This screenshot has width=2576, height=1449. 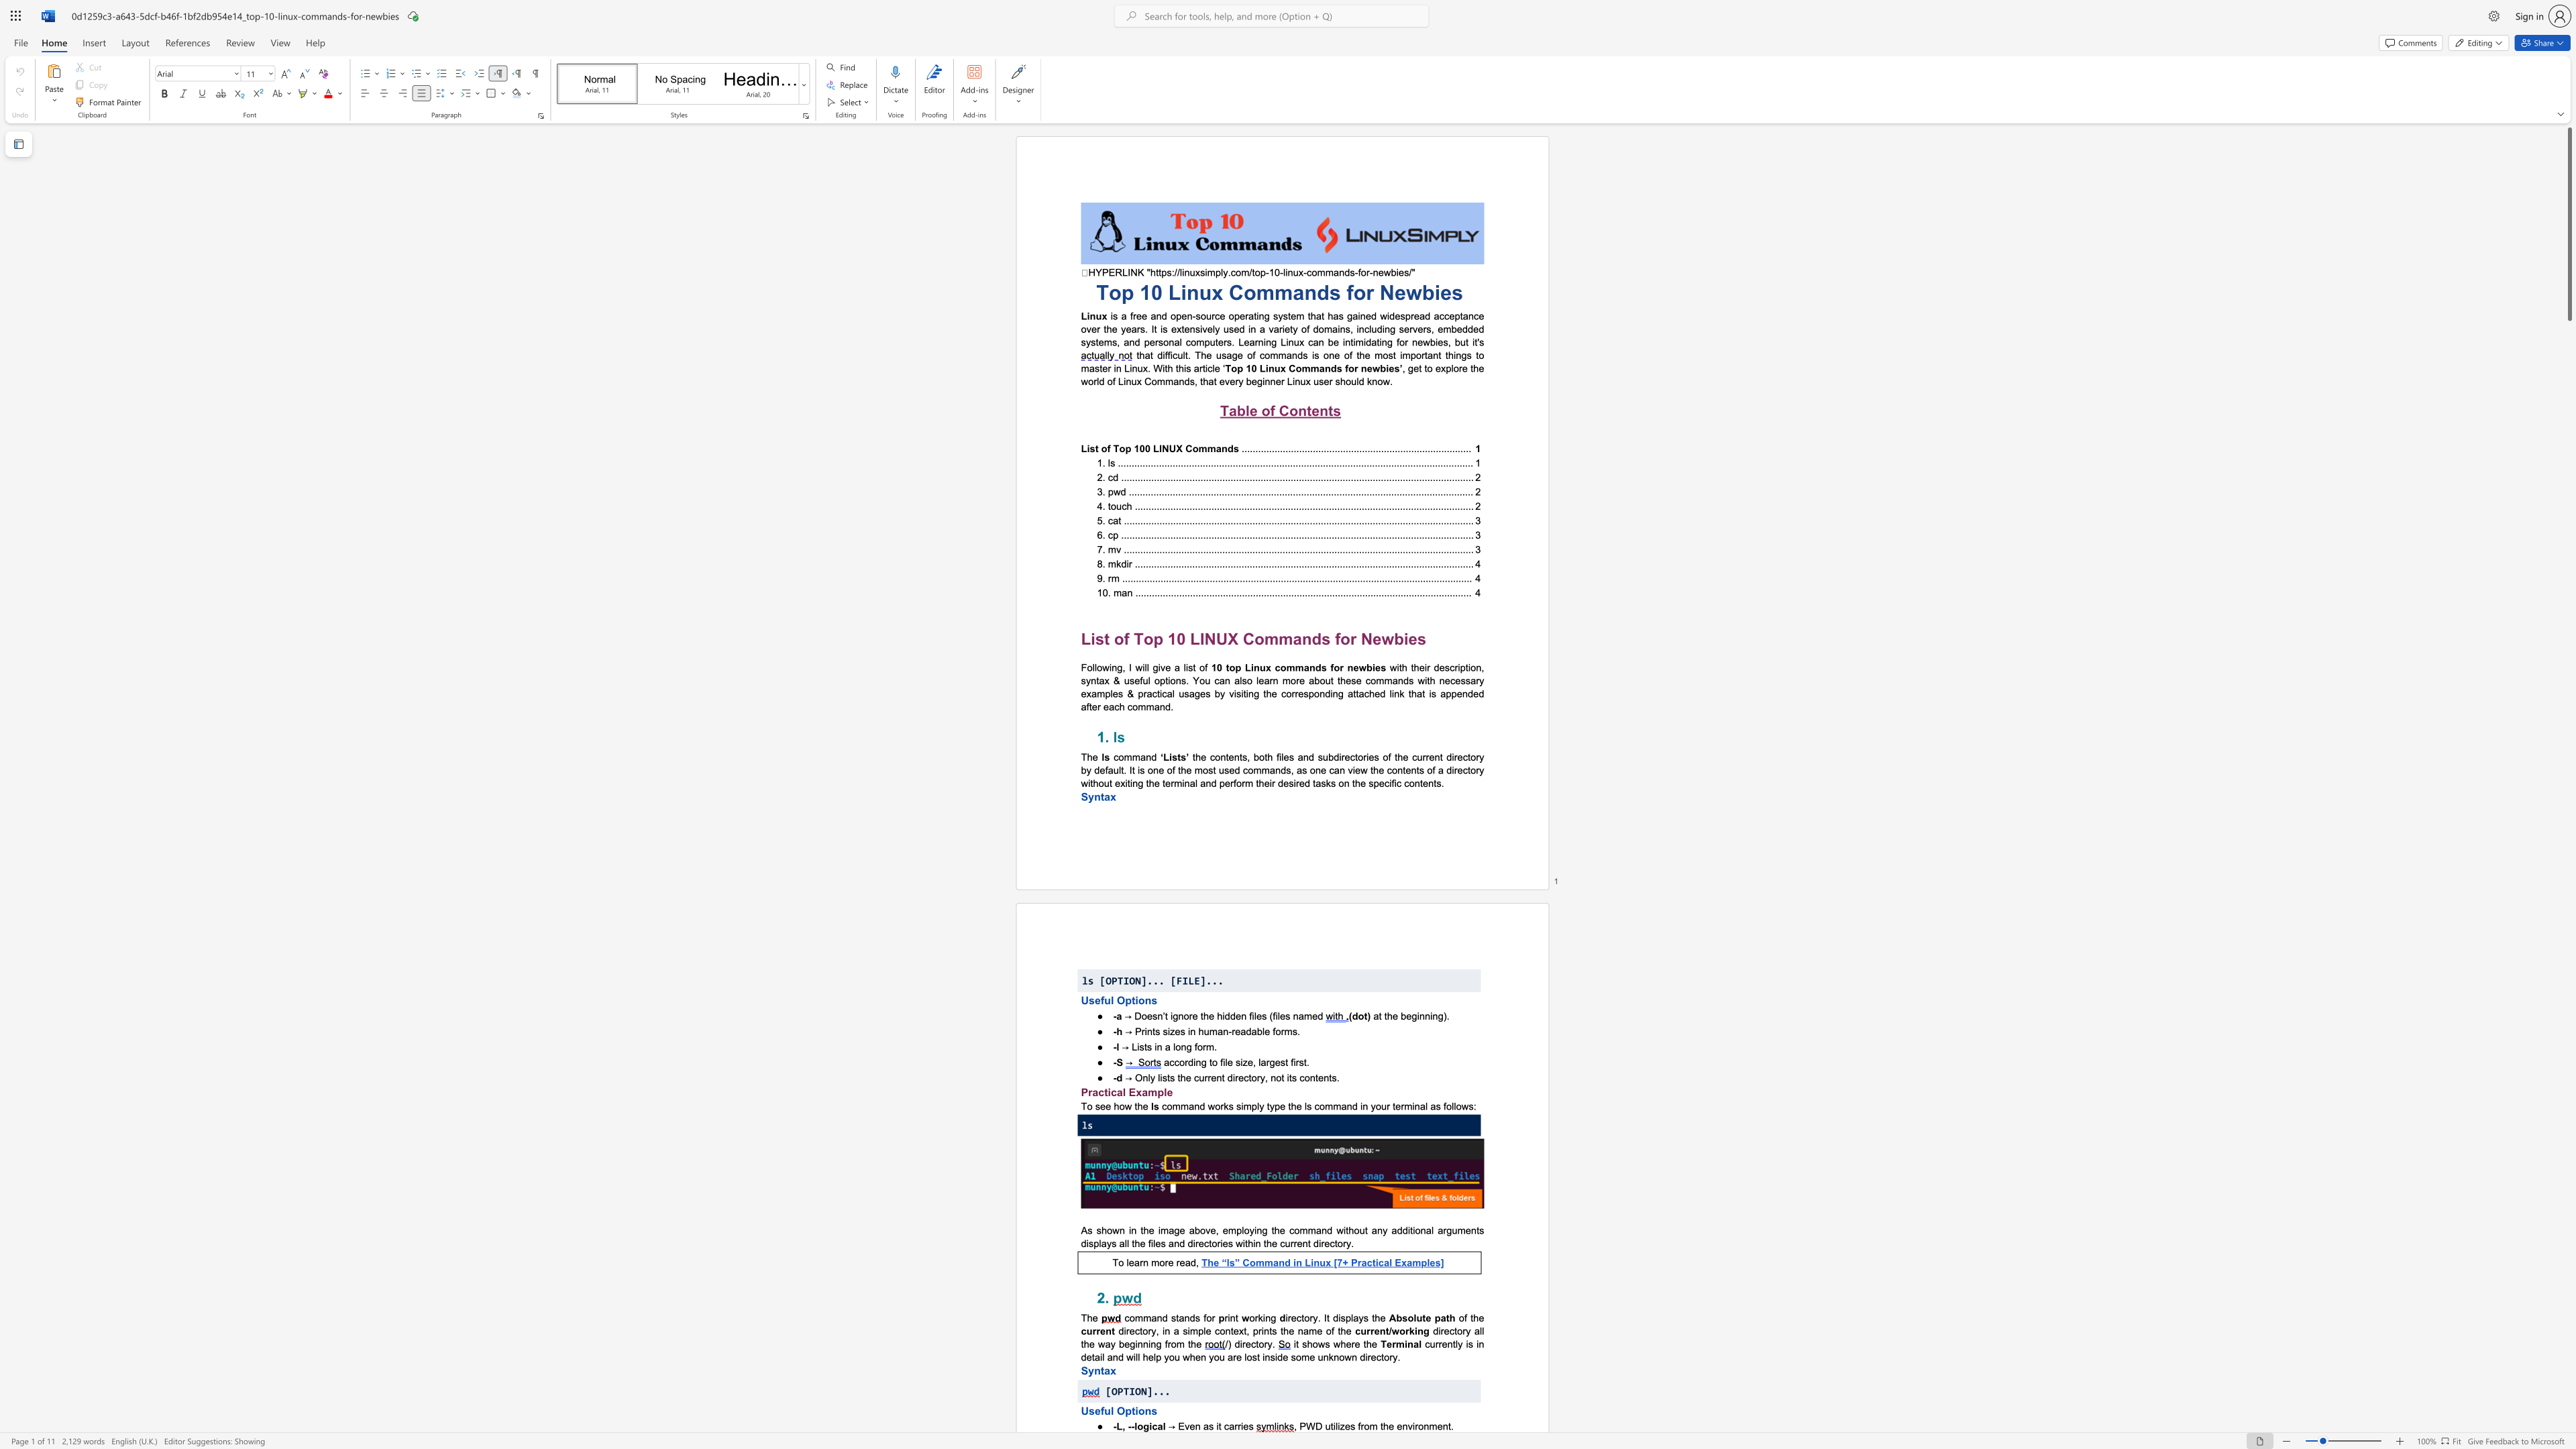 What do you see at coordinates (1387, 271) in the screenshot?
I see `the 1th character "w" in the text` at bounding box center [1387, 271].